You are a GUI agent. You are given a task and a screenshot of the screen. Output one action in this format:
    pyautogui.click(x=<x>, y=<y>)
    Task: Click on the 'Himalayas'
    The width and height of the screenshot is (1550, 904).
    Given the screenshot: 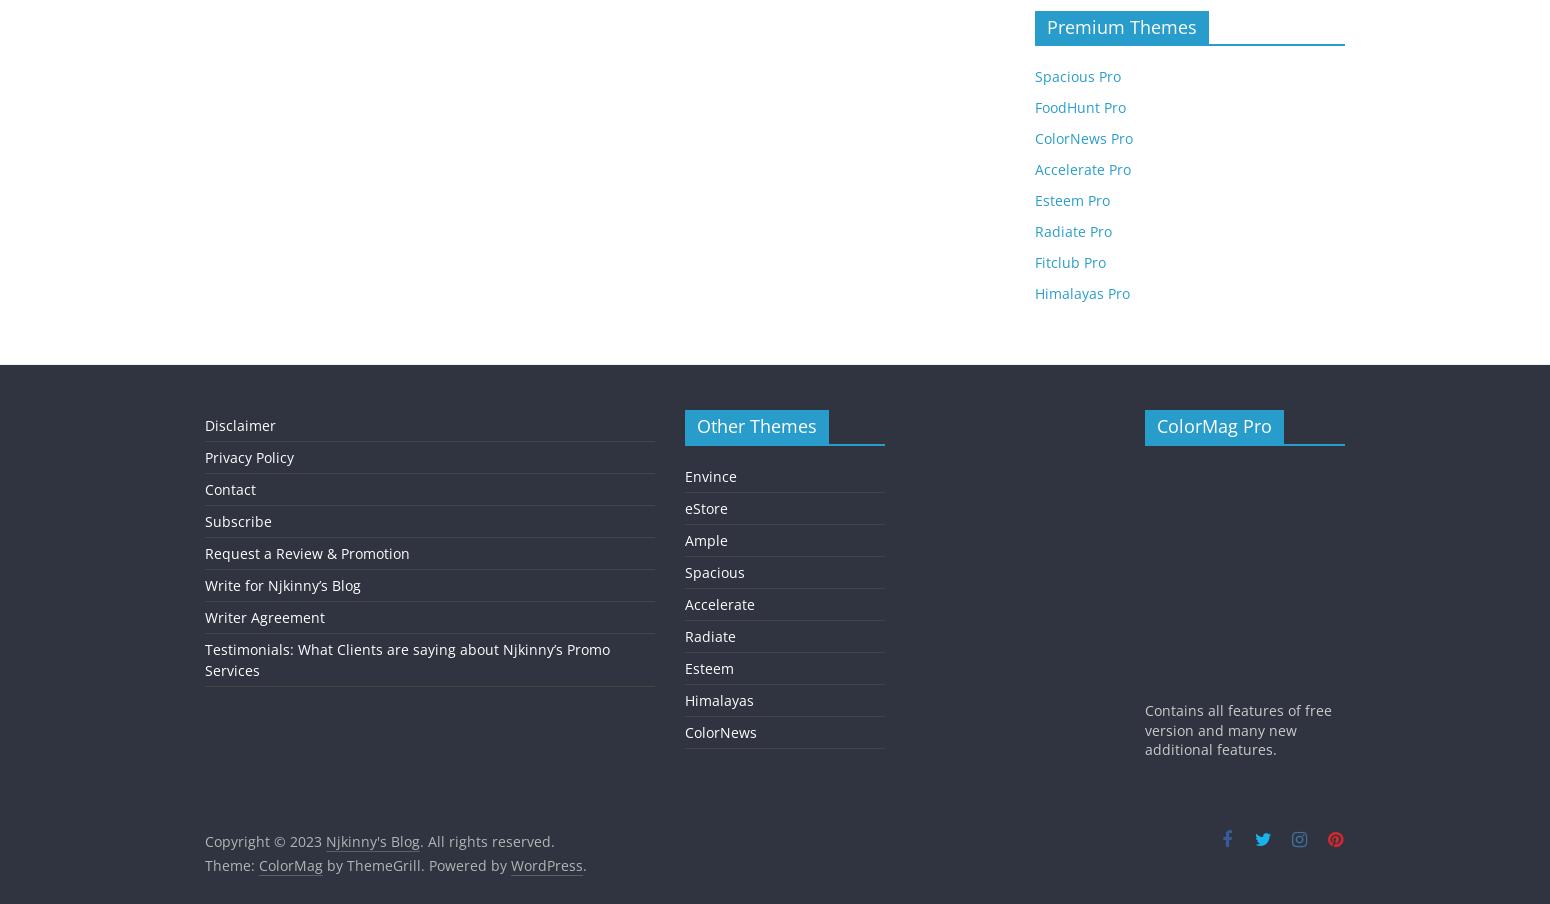 What is the action you would take?
    pyautogui.click(x=719, y=698)
    